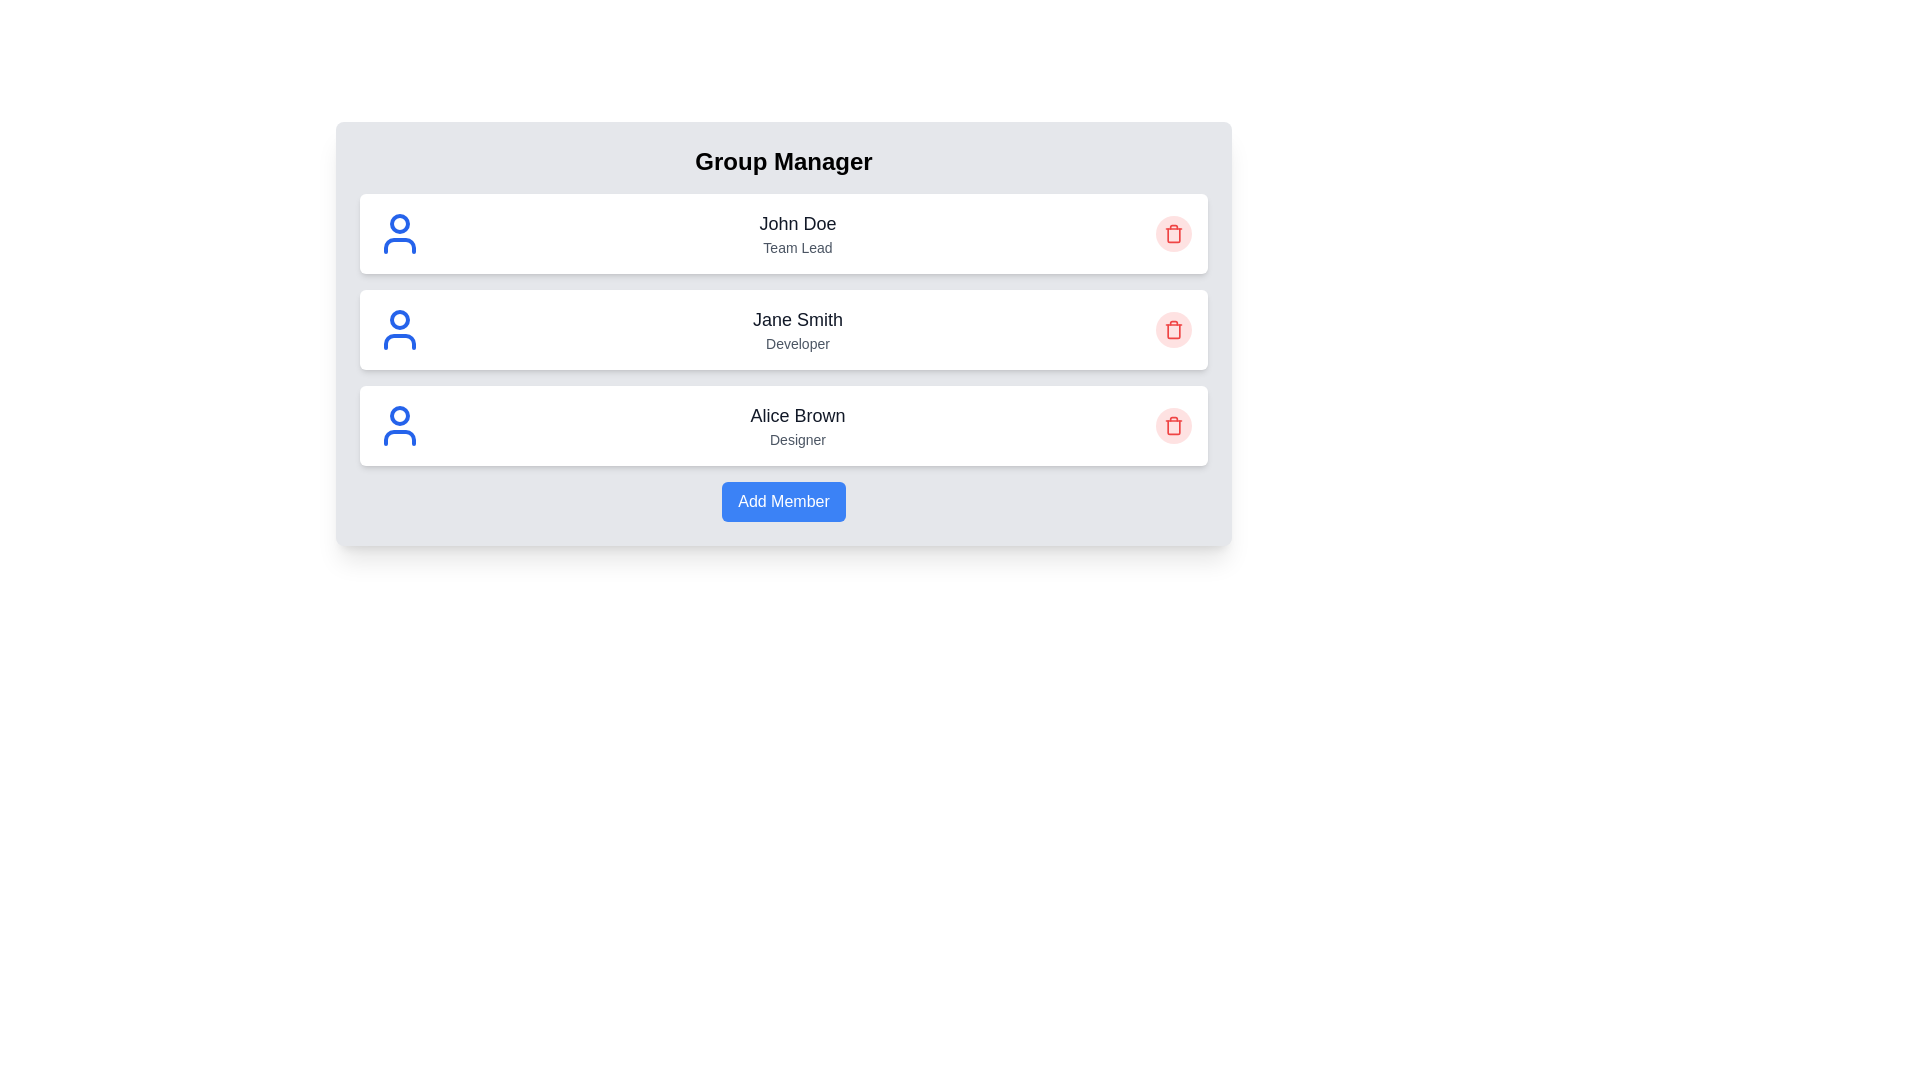  Describe the element at coordinates (782, 424) in the screenshot. I see `the user profile entry for 'Alice Brown', a Designer` at that location.